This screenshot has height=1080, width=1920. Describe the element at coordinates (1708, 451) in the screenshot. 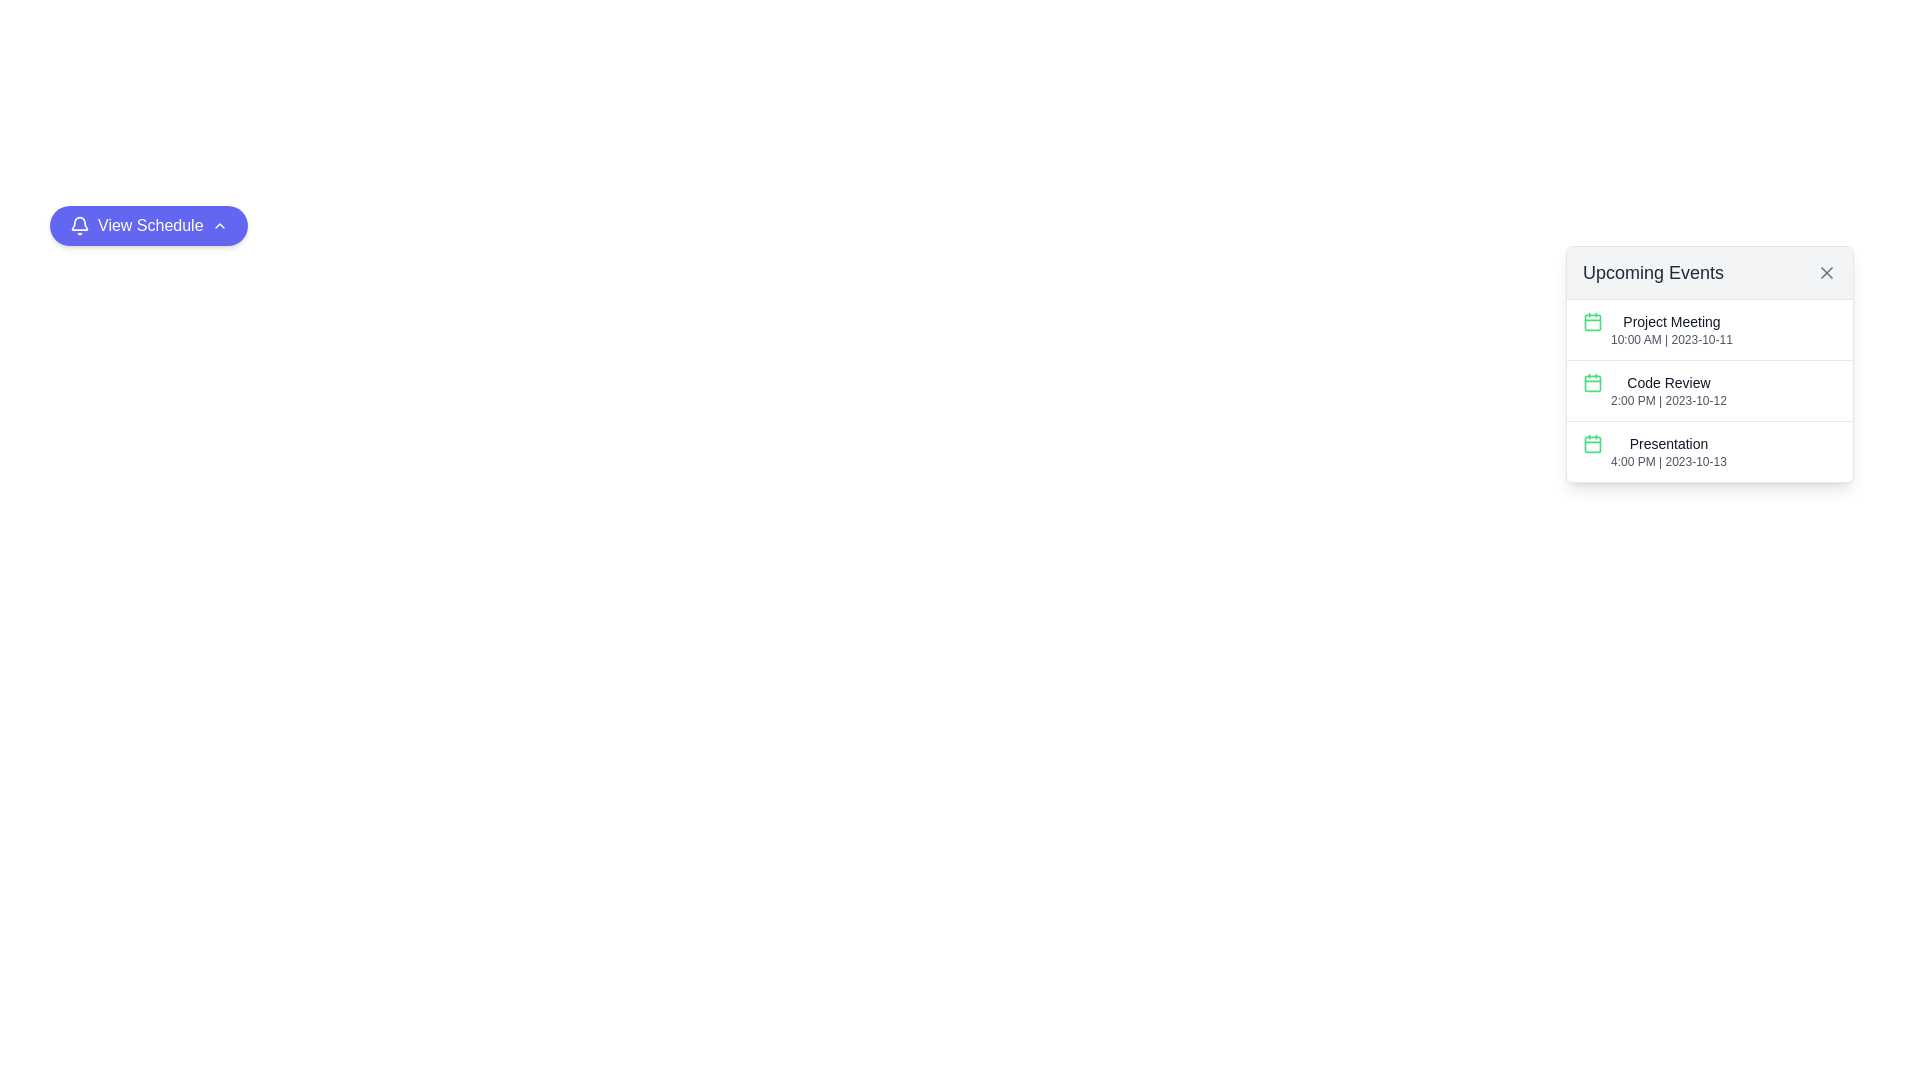

I see `the third item in the 'Upcoming Events' list, which contains the text 'Presentation' and a calendar icon` at that location.